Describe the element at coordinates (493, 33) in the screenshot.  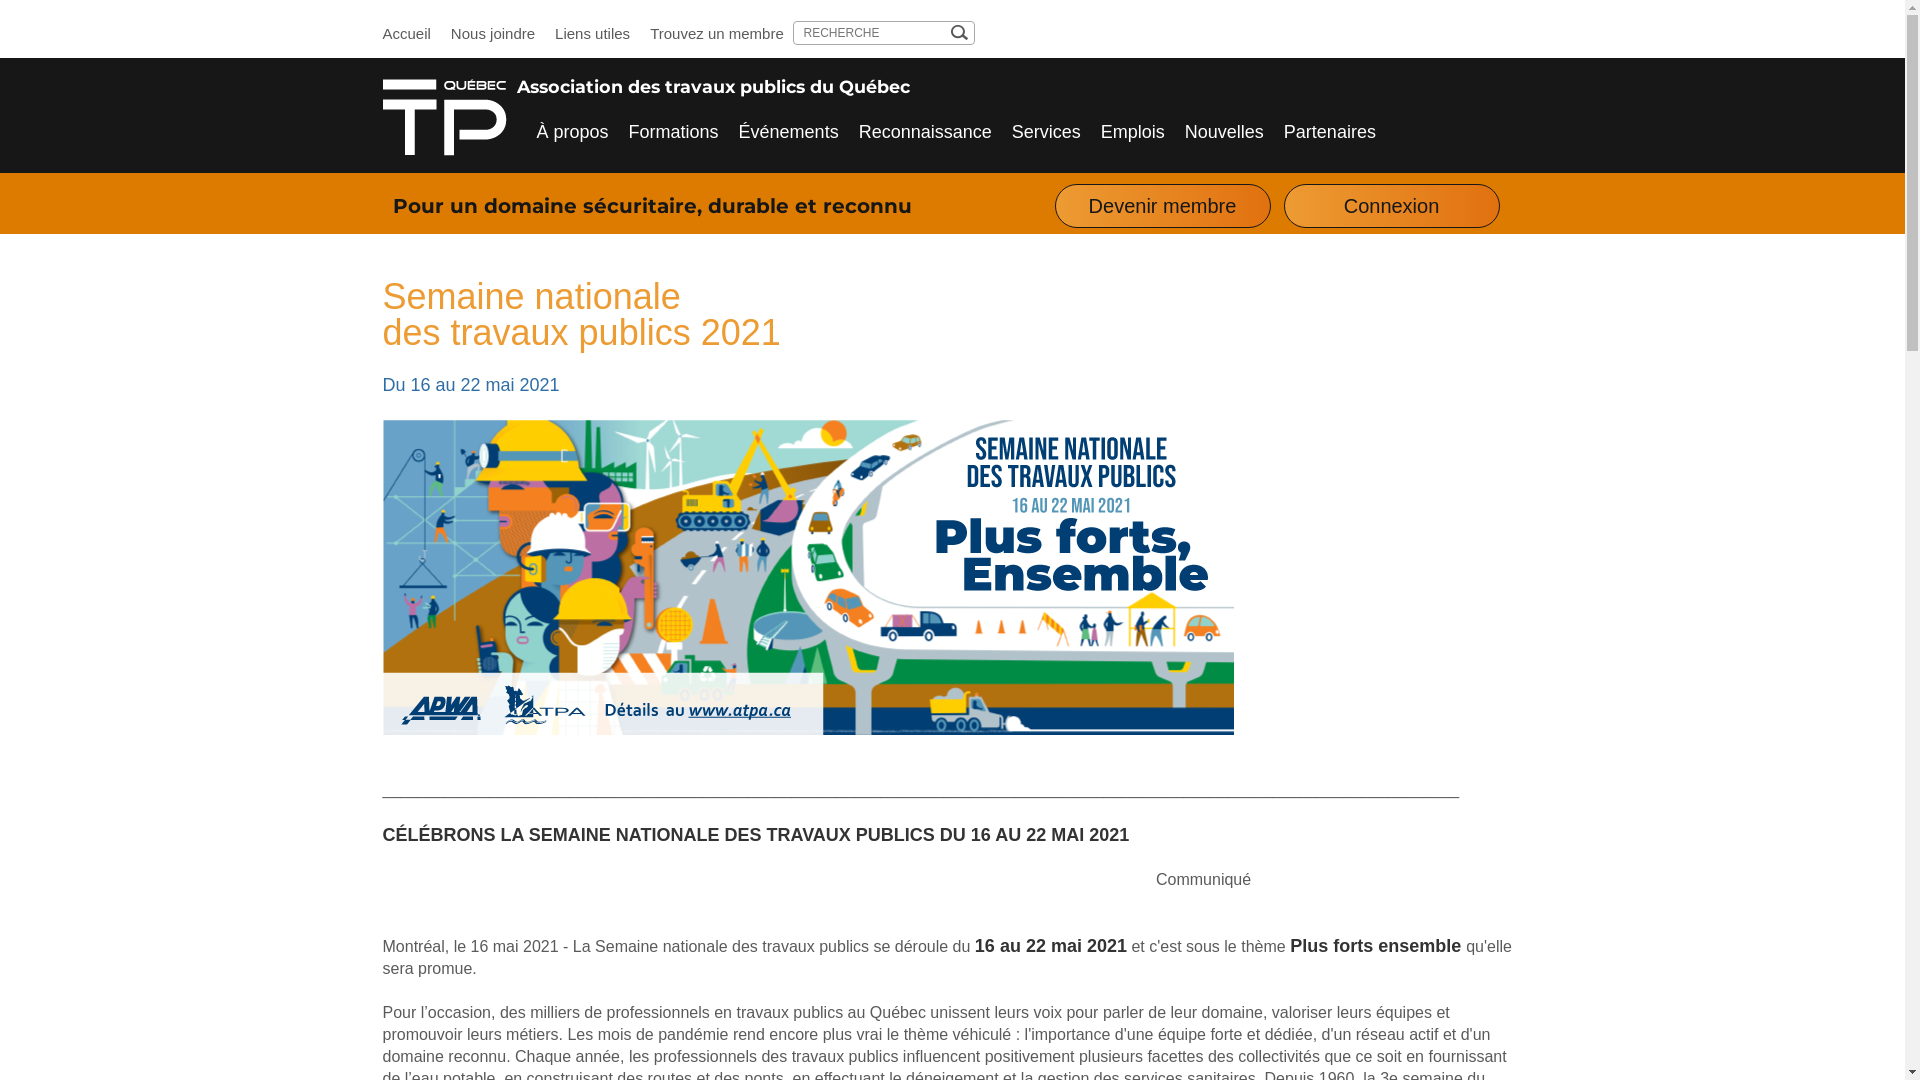
I see `'Nous joindre'` at that location.